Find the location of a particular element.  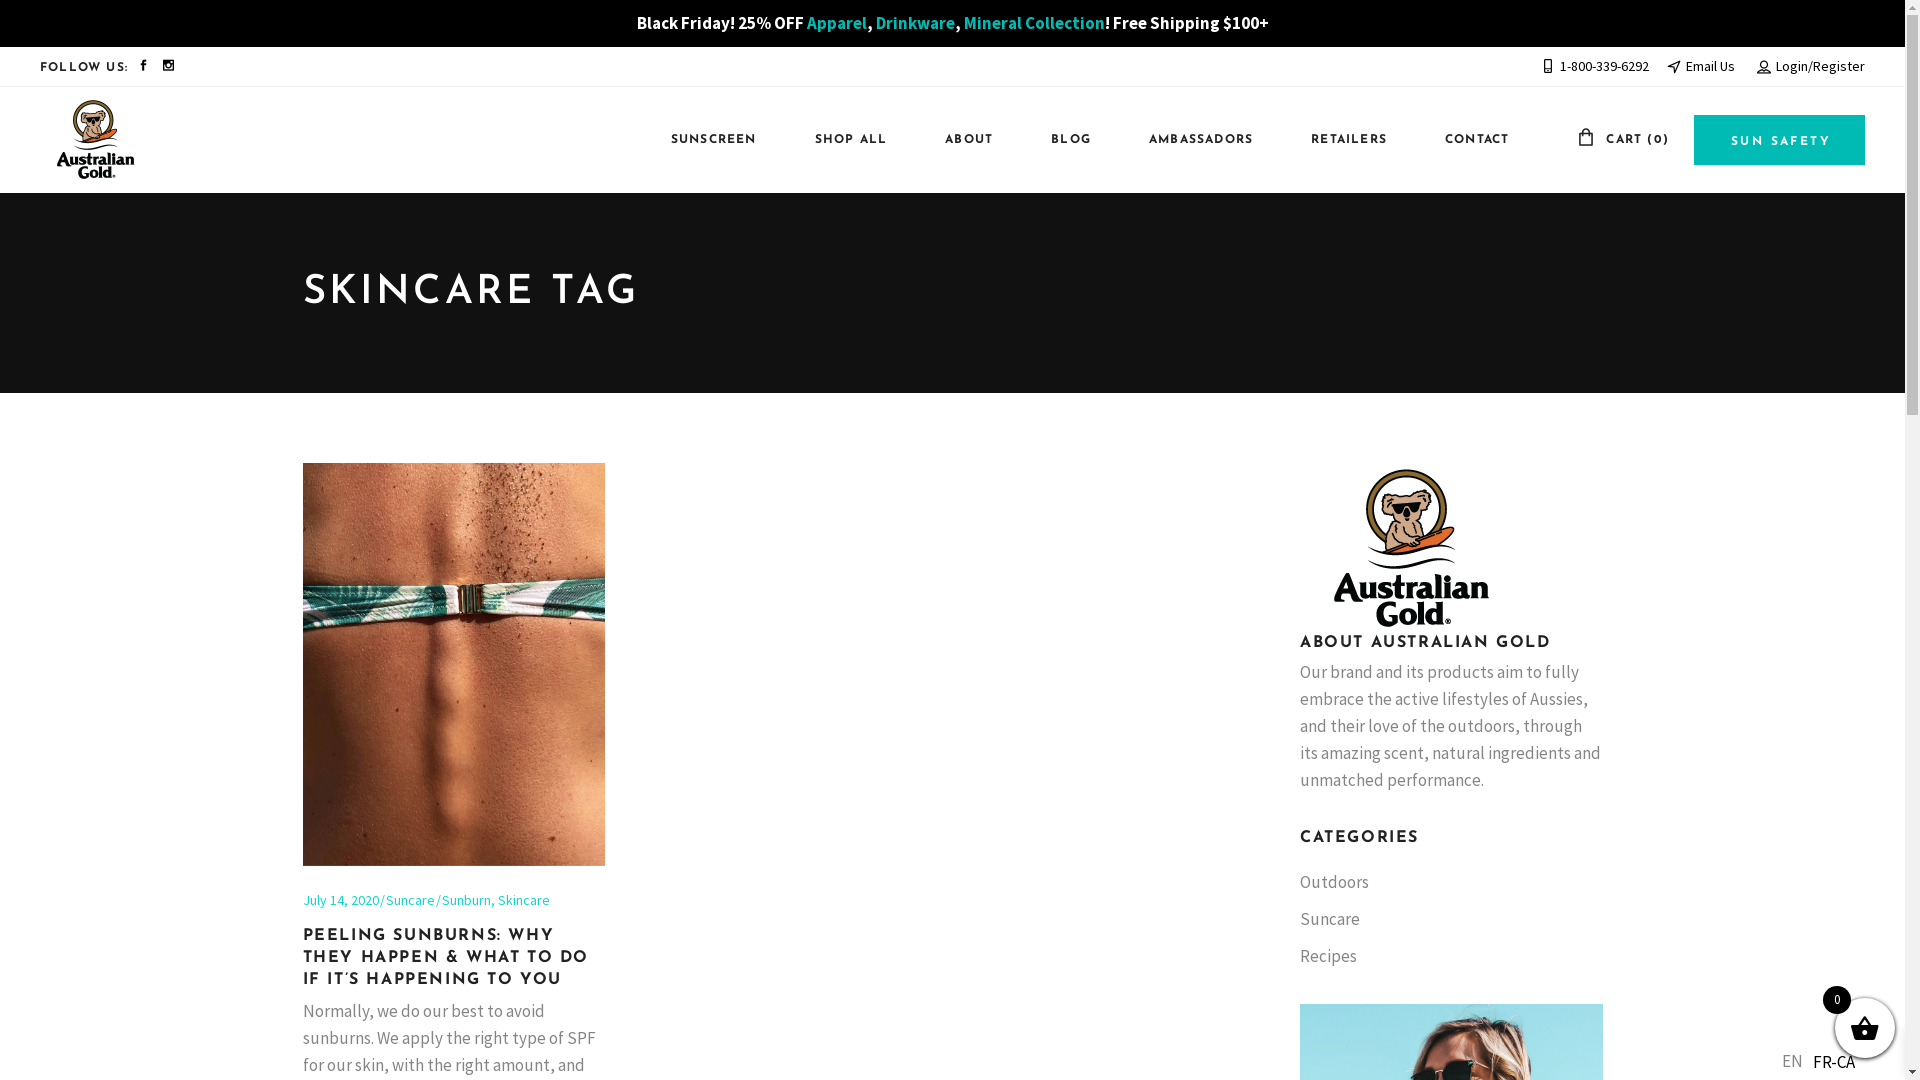

'ABOUT' is located at coordinates (958, 139).